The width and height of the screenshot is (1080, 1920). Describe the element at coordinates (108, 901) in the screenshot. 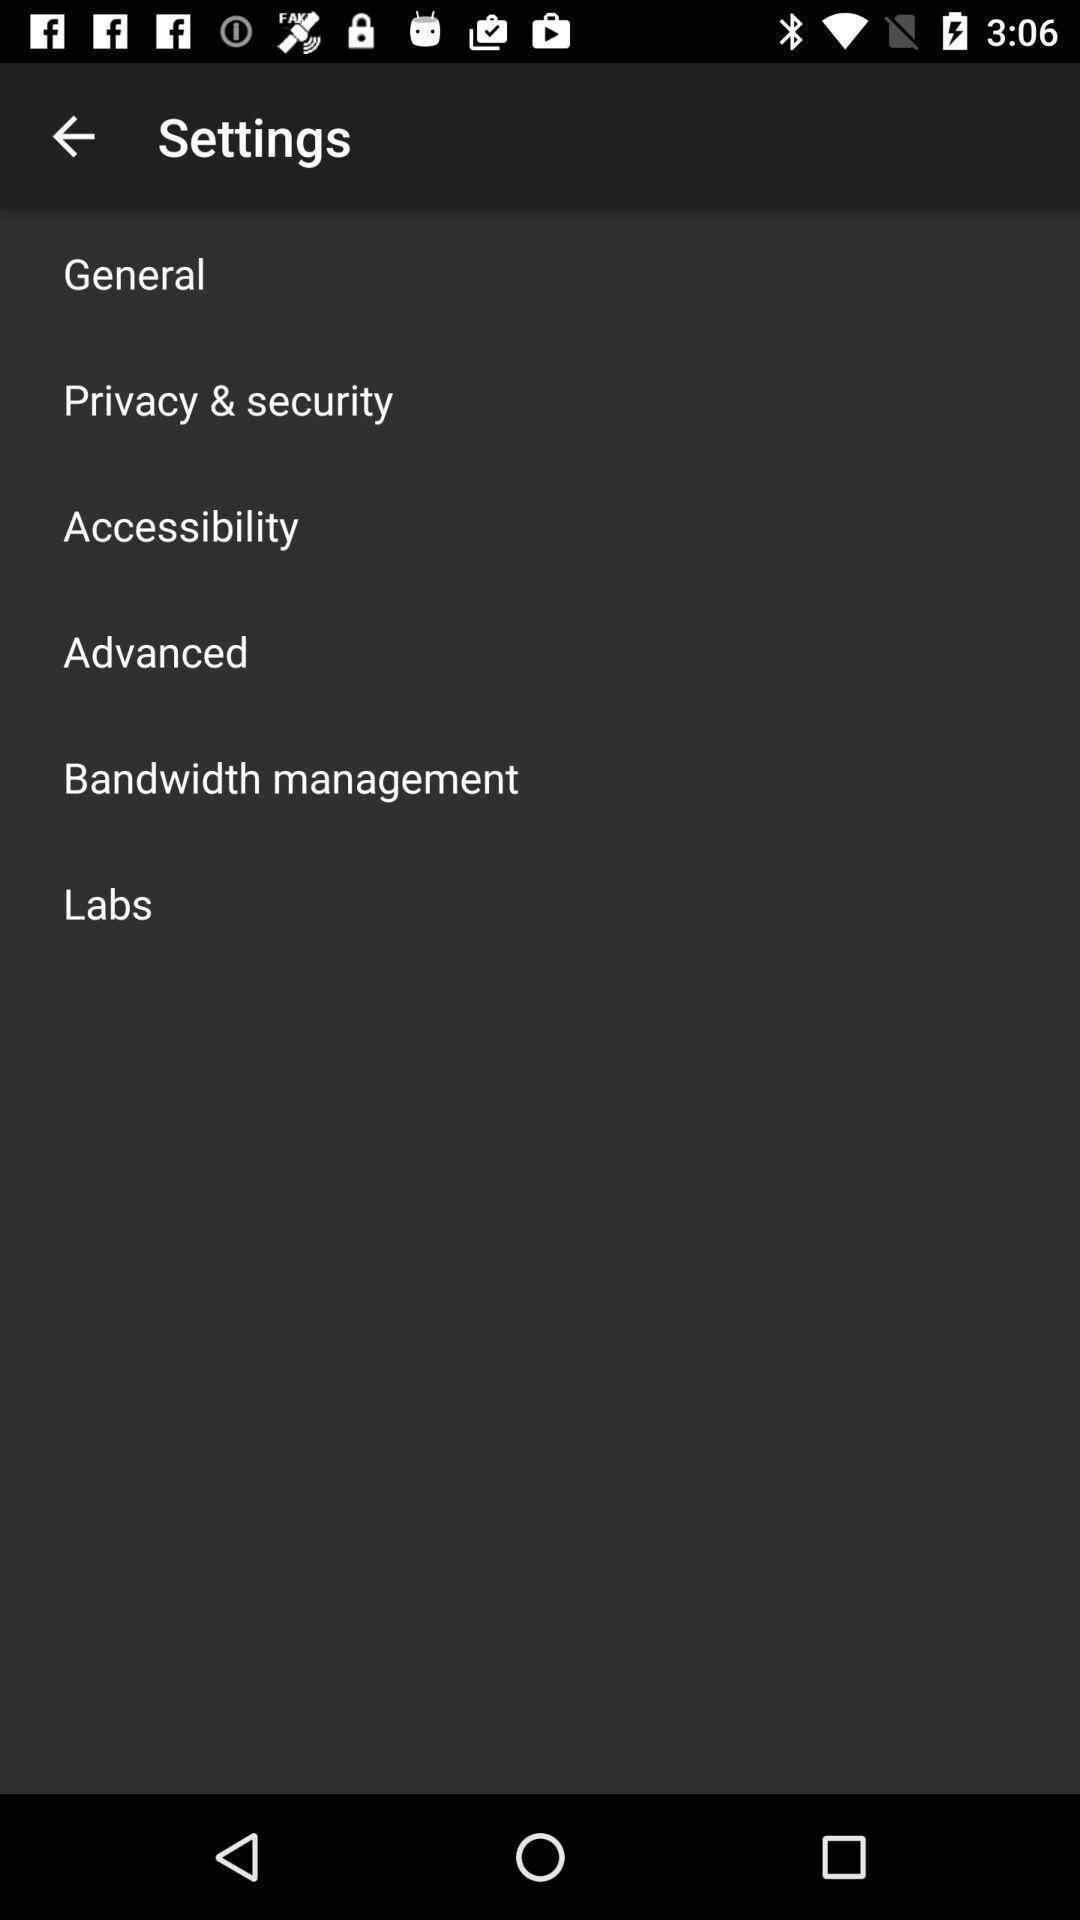

I see `icon below the bandwidth management icon` at that location.